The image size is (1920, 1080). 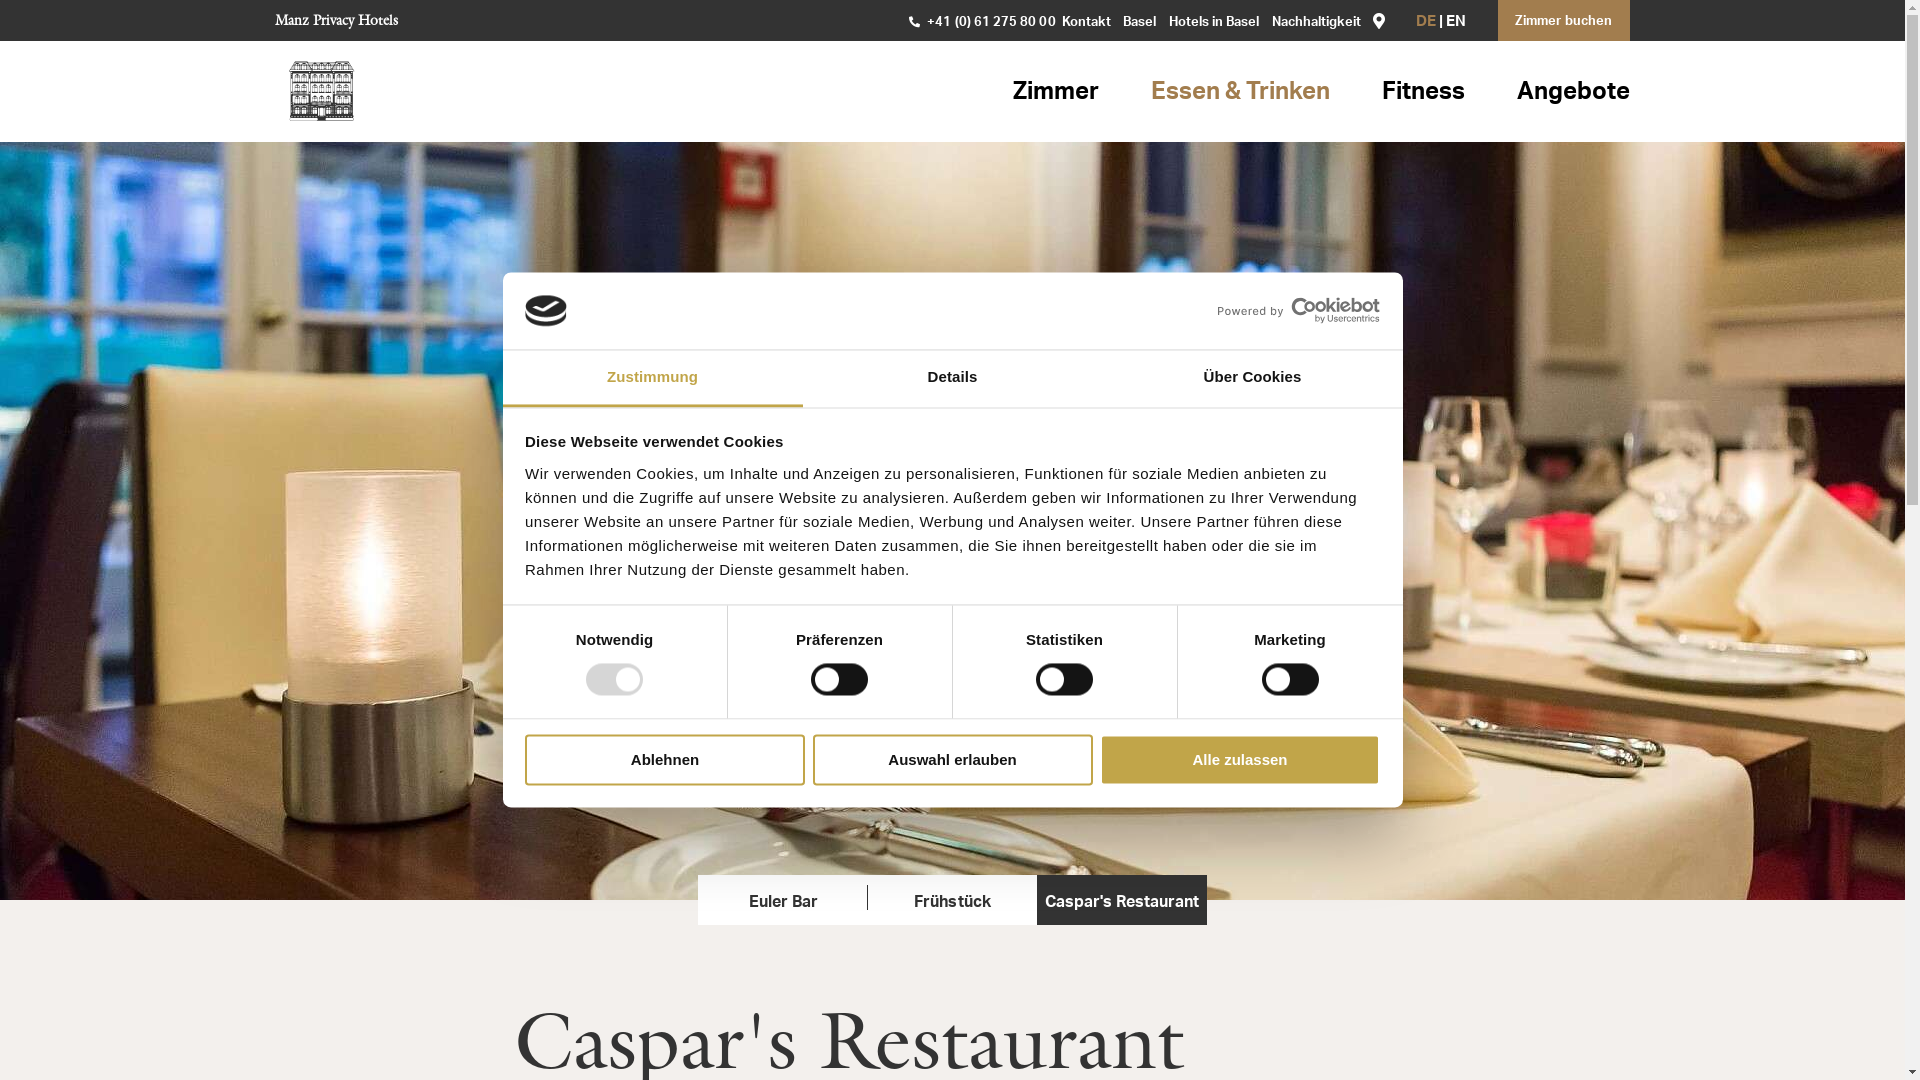 What do you see at coordinates (652, 378) in the screenshot?
I see `'Zustimmung'` at bounding box center [652, 378].